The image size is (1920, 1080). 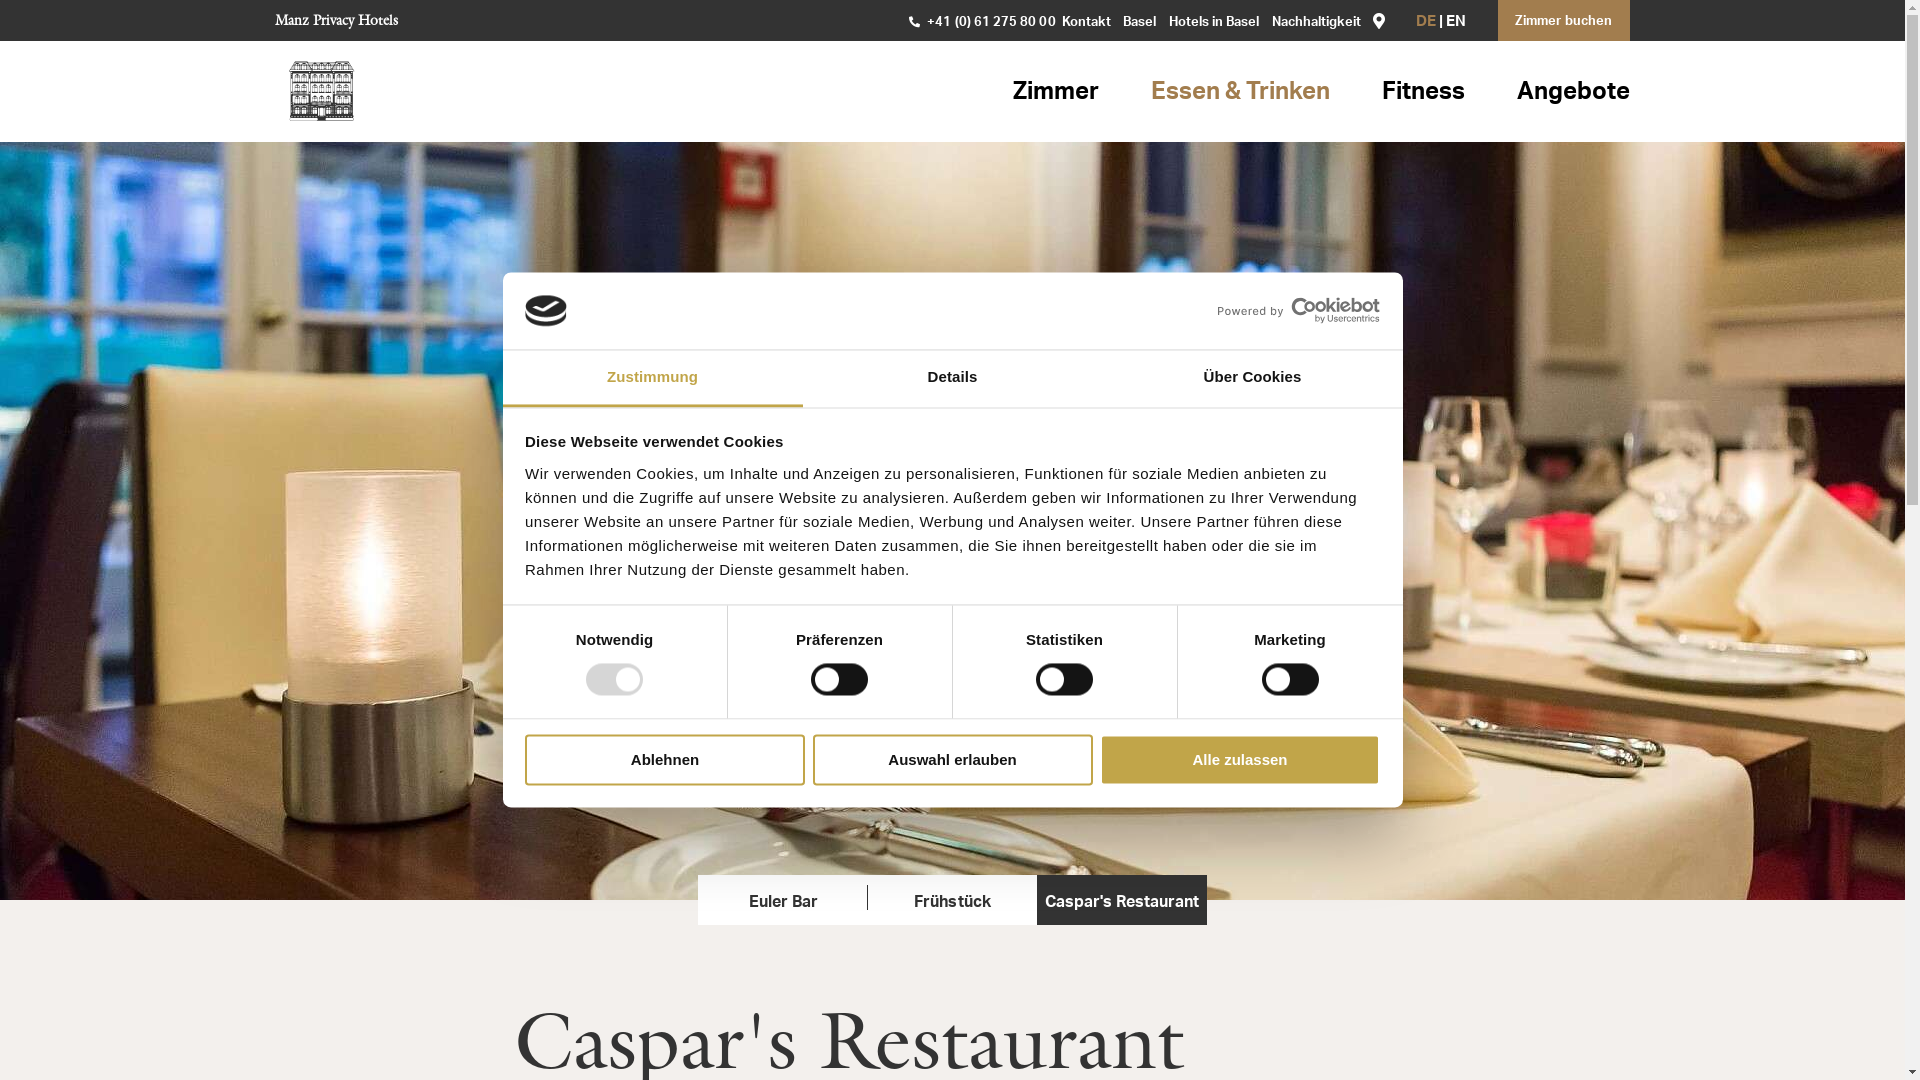 What do you see at coordinates (652, 378) in the screenshot?
I see `'Zustimmung'` at bounding box center [652, 378].